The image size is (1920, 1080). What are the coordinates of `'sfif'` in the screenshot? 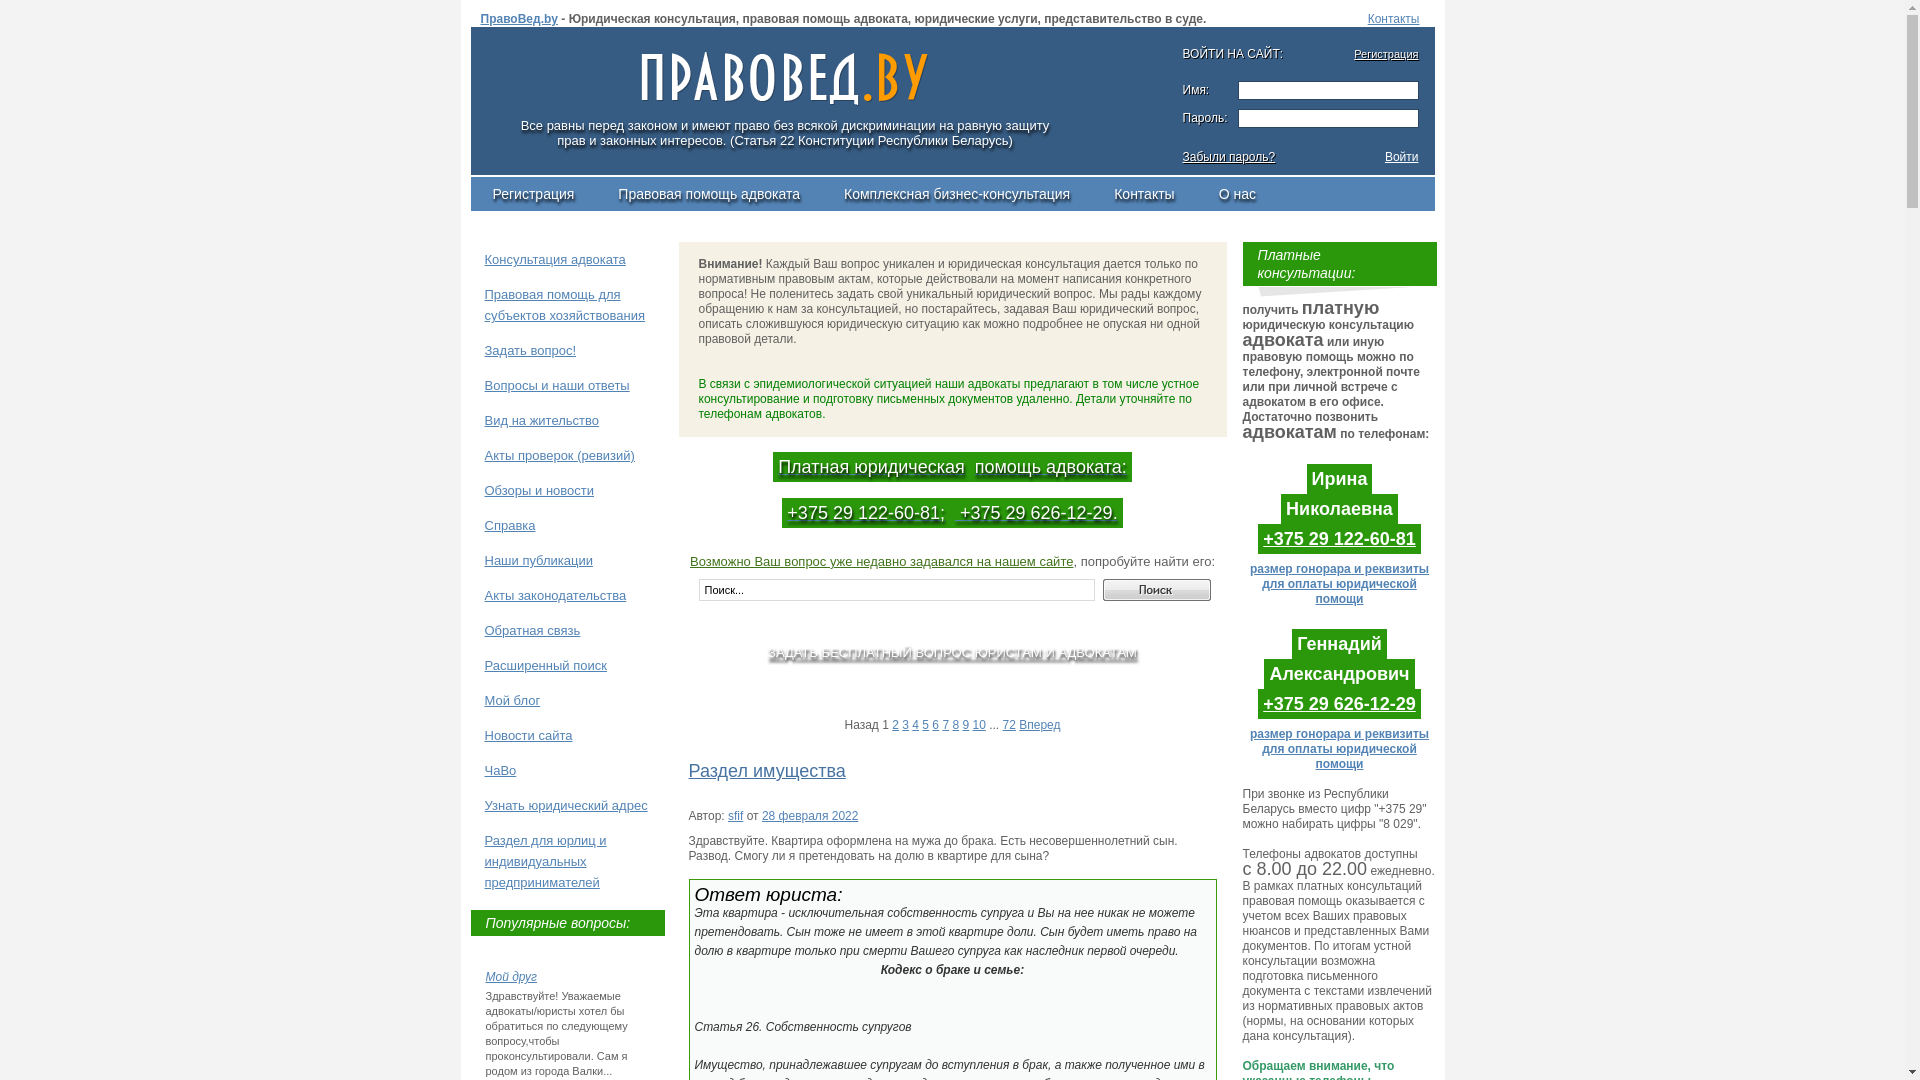 It's located at (734, 816).